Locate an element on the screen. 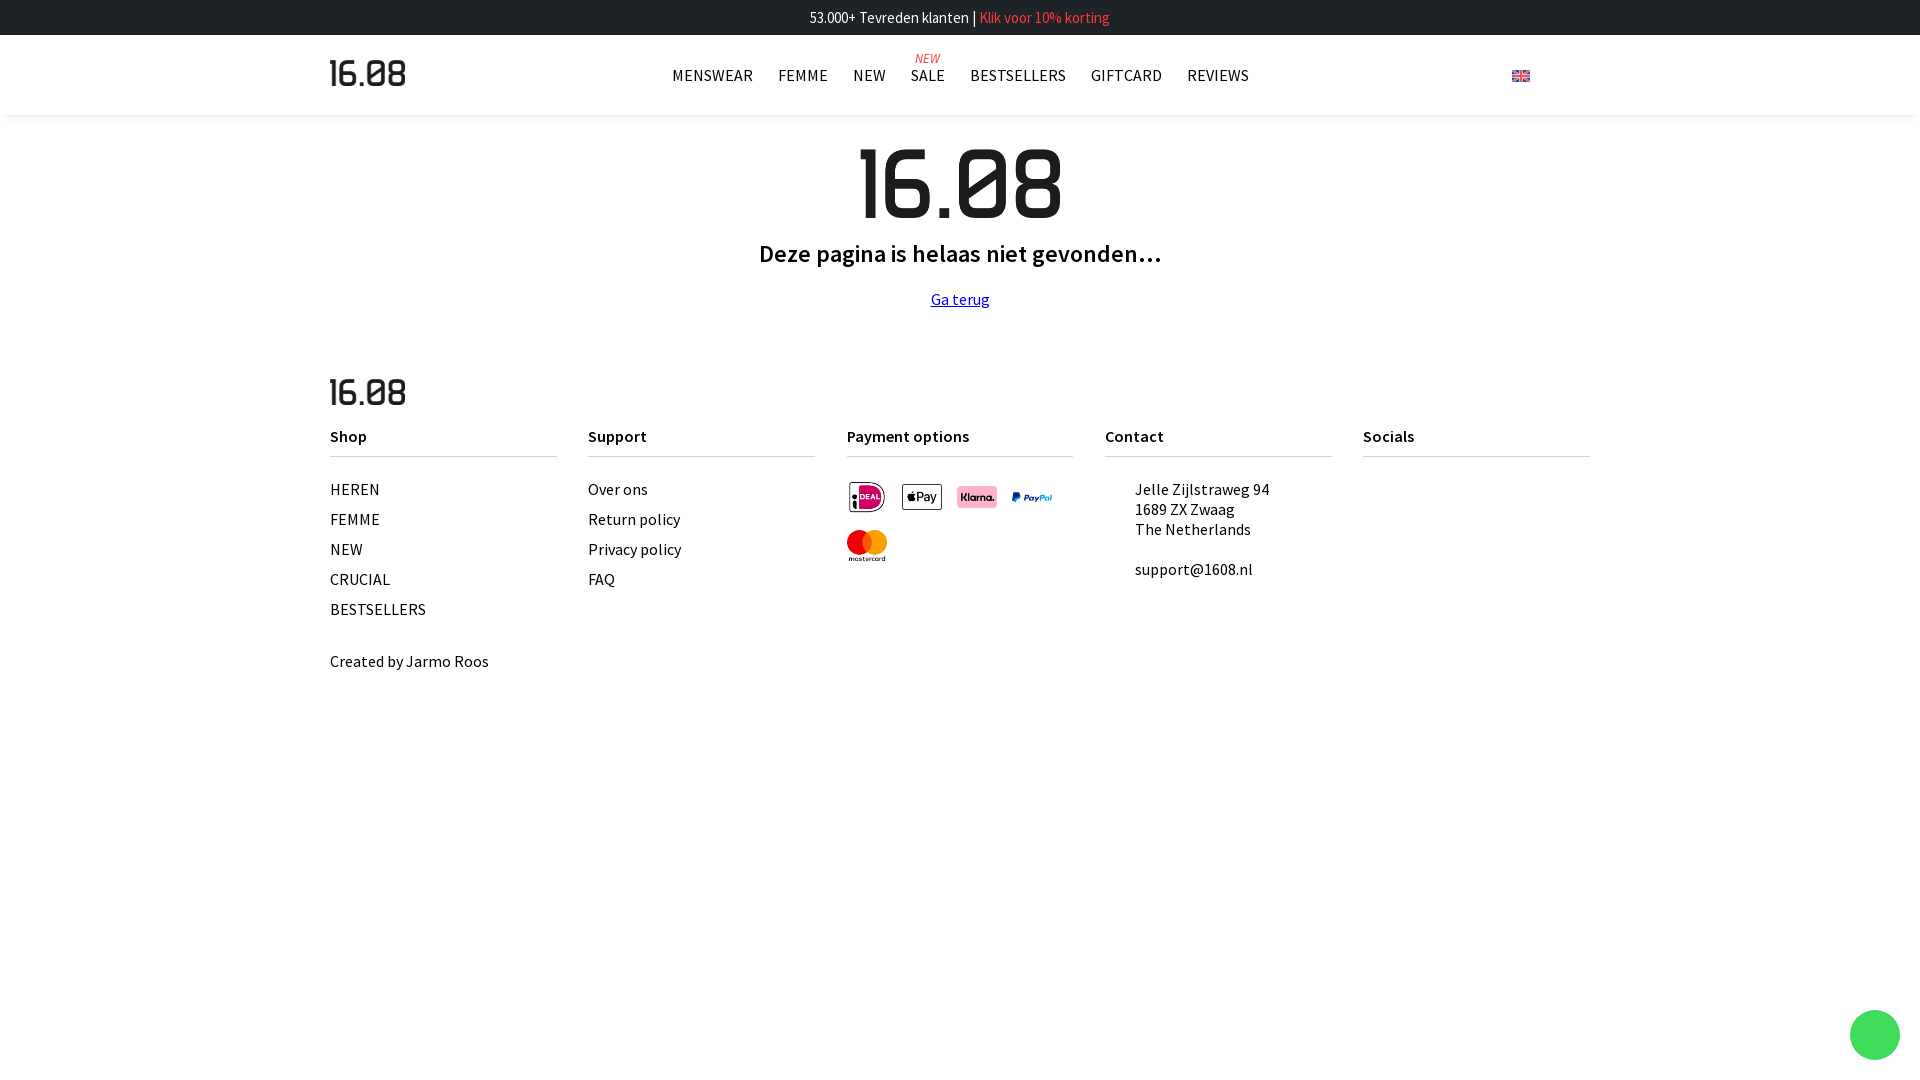 The width and height of the screenshot is (1920, 1080). '53.000+ Tevreden klanten | Klik voor 10% korting' is located at coordinates (960, 17).